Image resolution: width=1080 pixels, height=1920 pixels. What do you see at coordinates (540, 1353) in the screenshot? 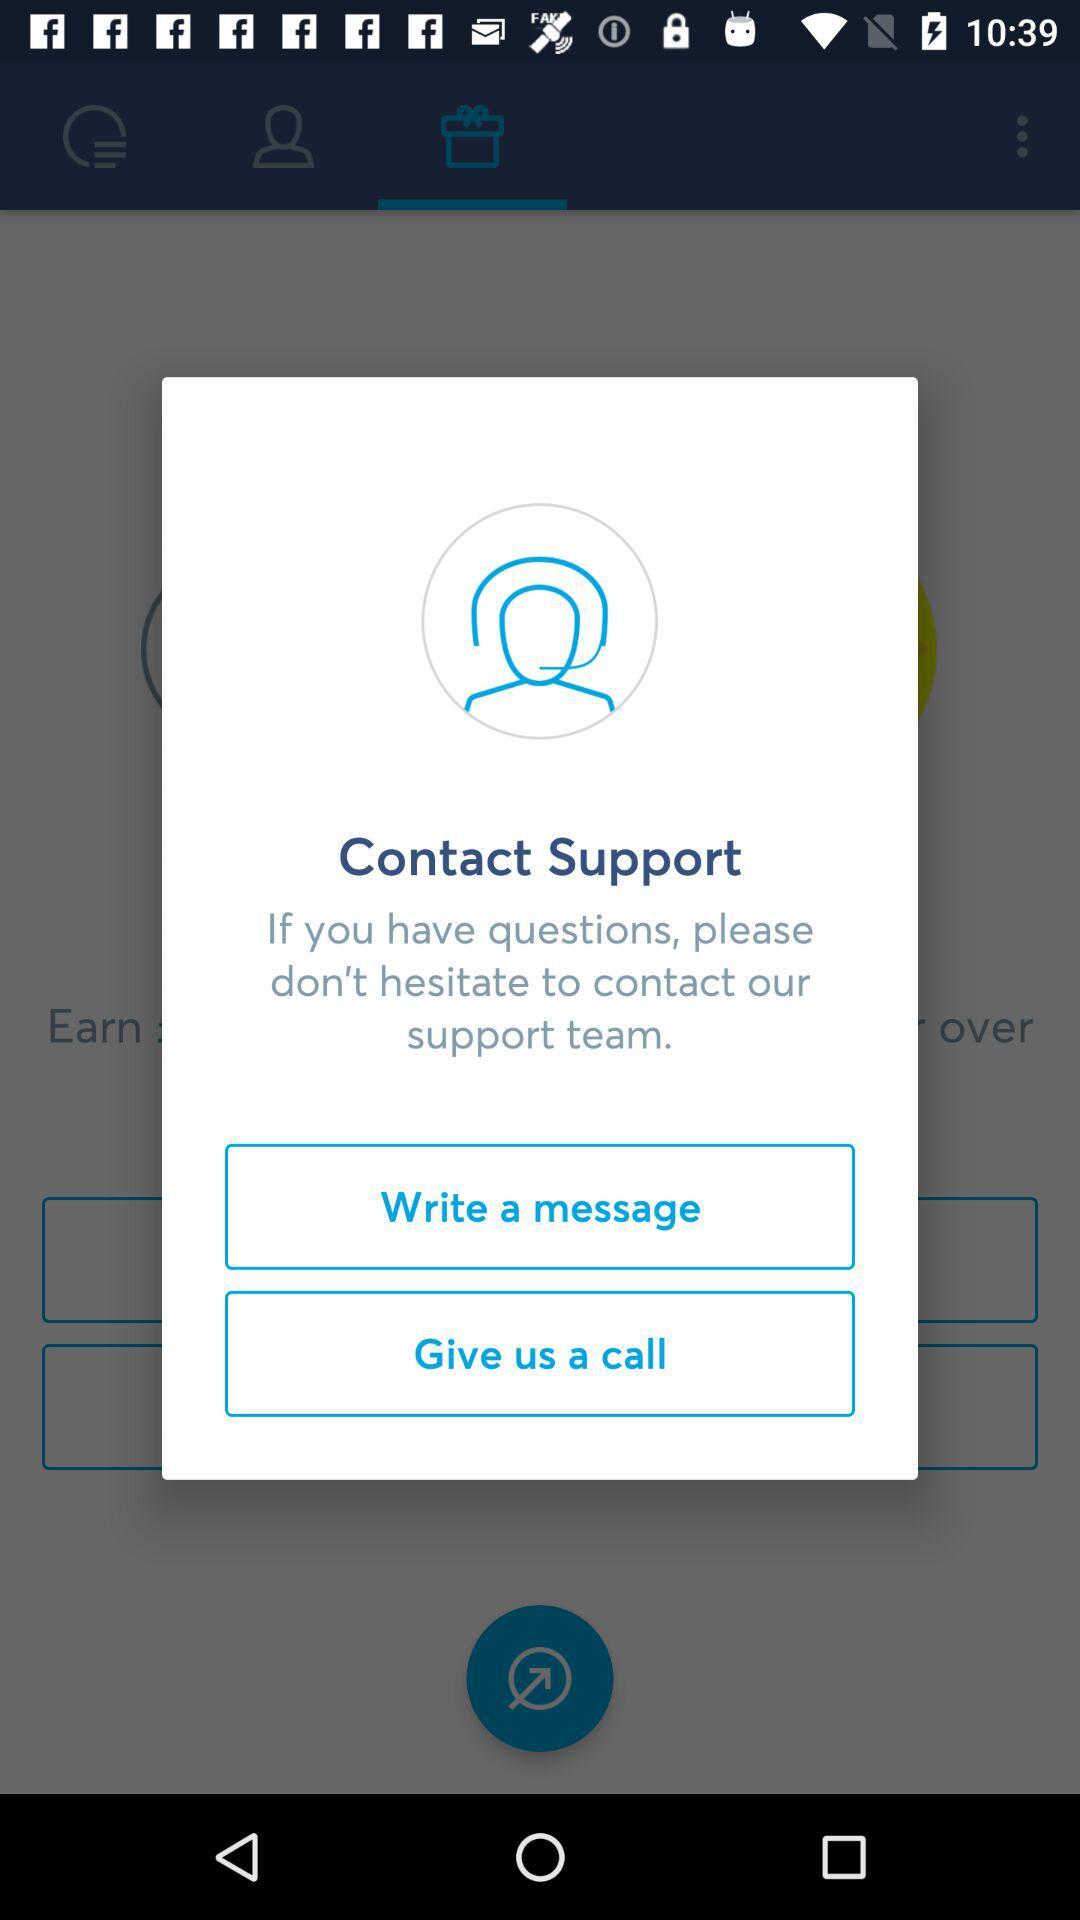
I see `icon below the write a message item` at bounding box center [540, 1353].